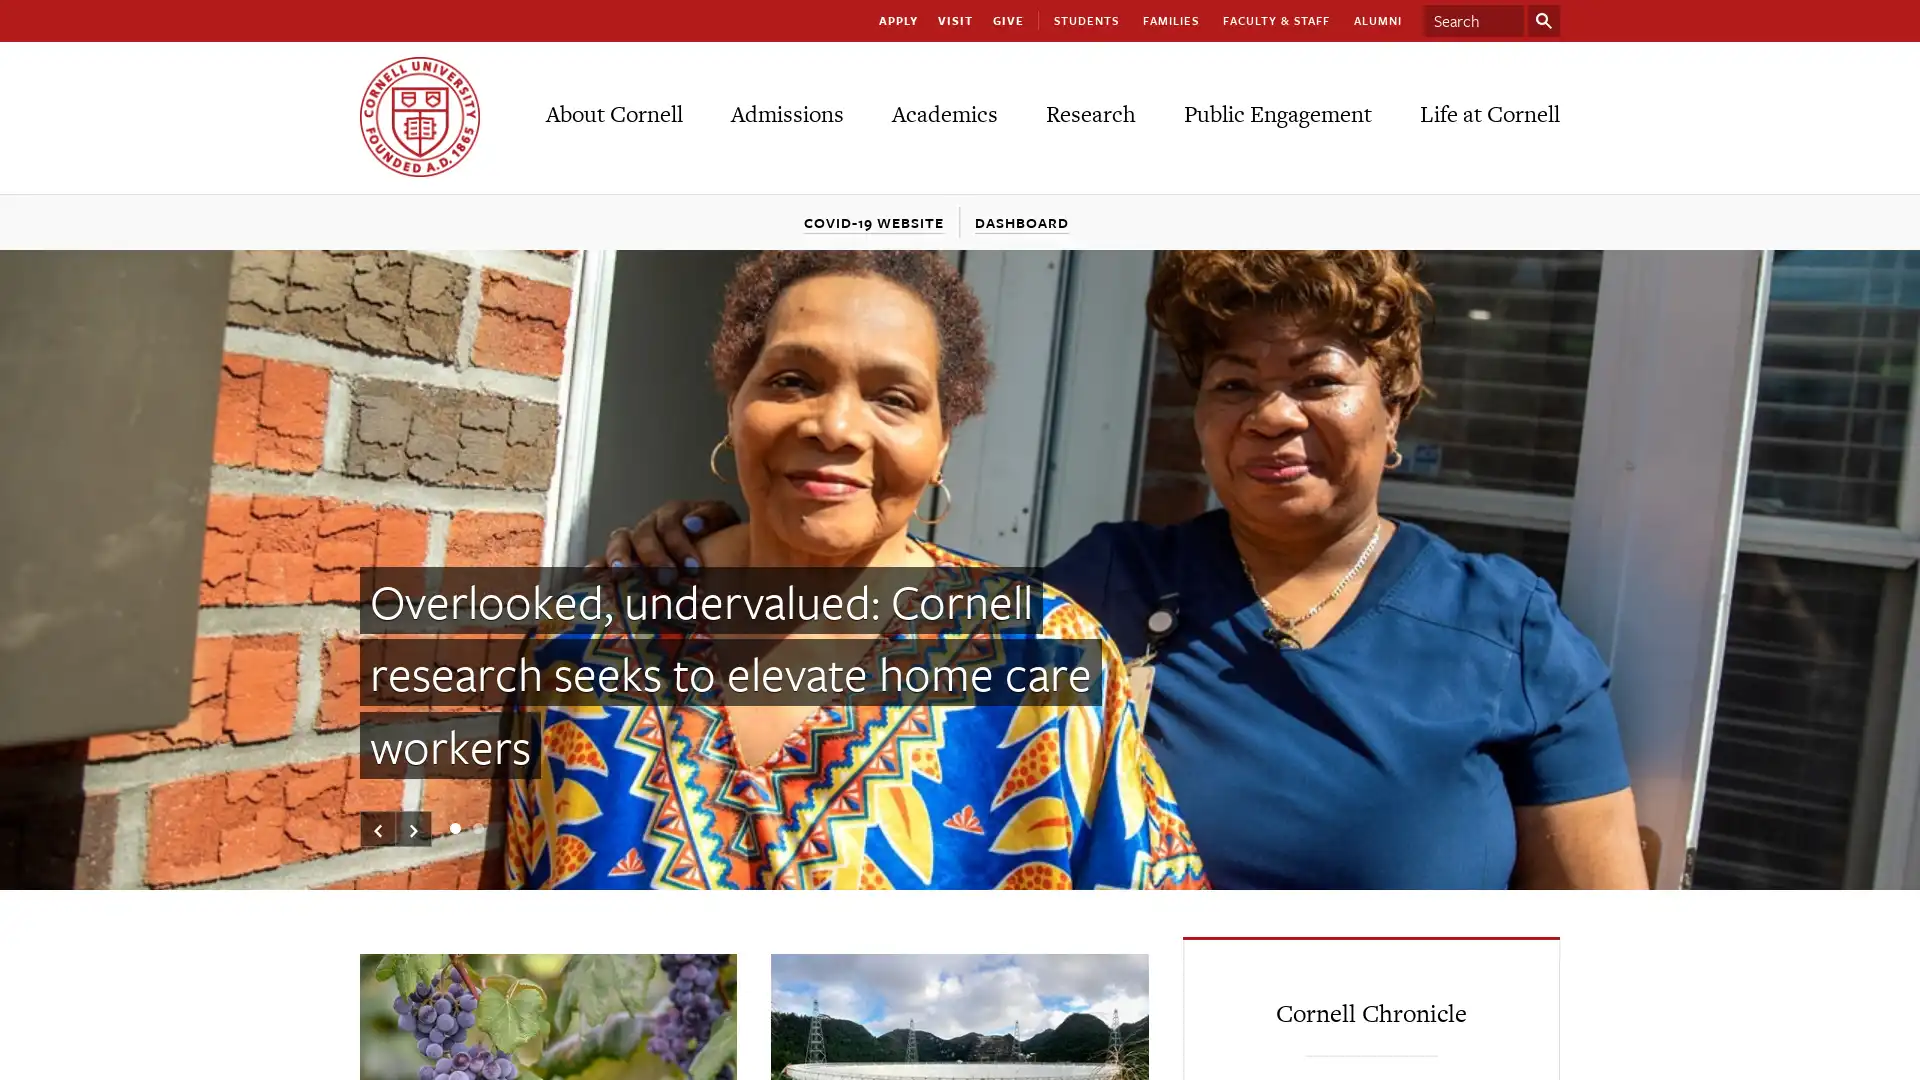  I want to click on Search, so click(1543, 20).